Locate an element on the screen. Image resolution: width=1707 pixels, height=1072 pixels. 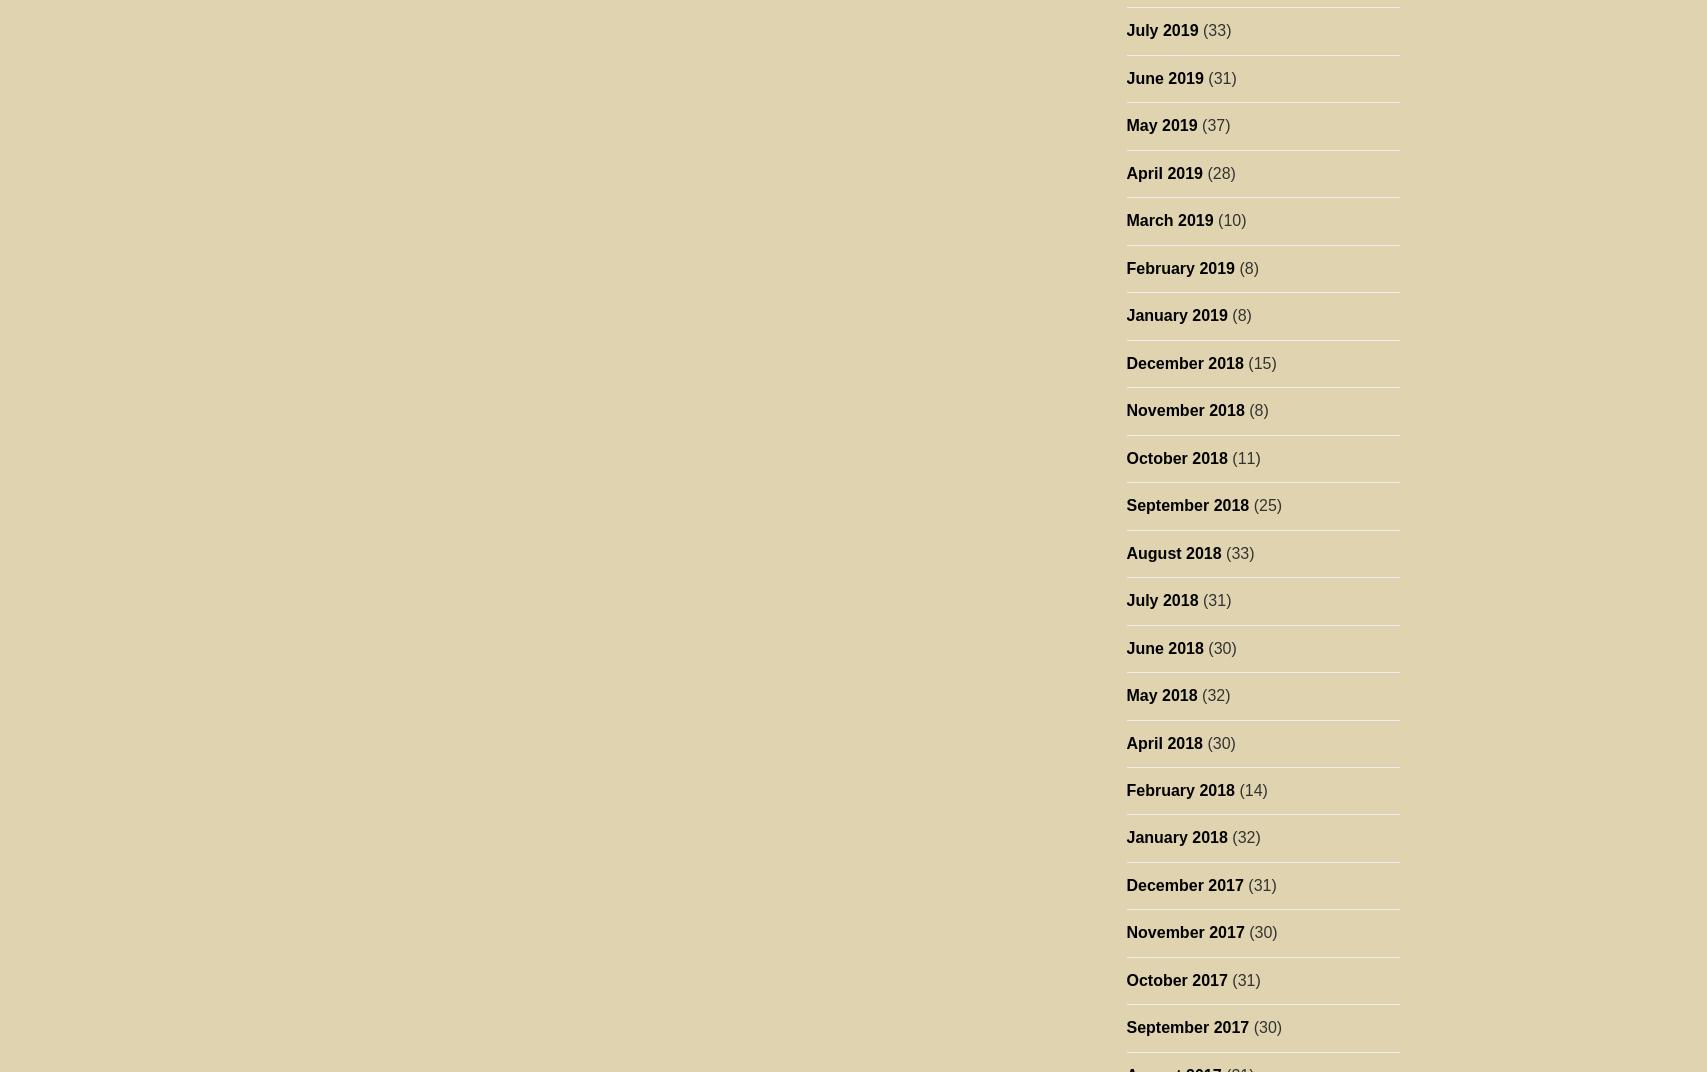
'April 2019' is located at coordinates (1163, 171).